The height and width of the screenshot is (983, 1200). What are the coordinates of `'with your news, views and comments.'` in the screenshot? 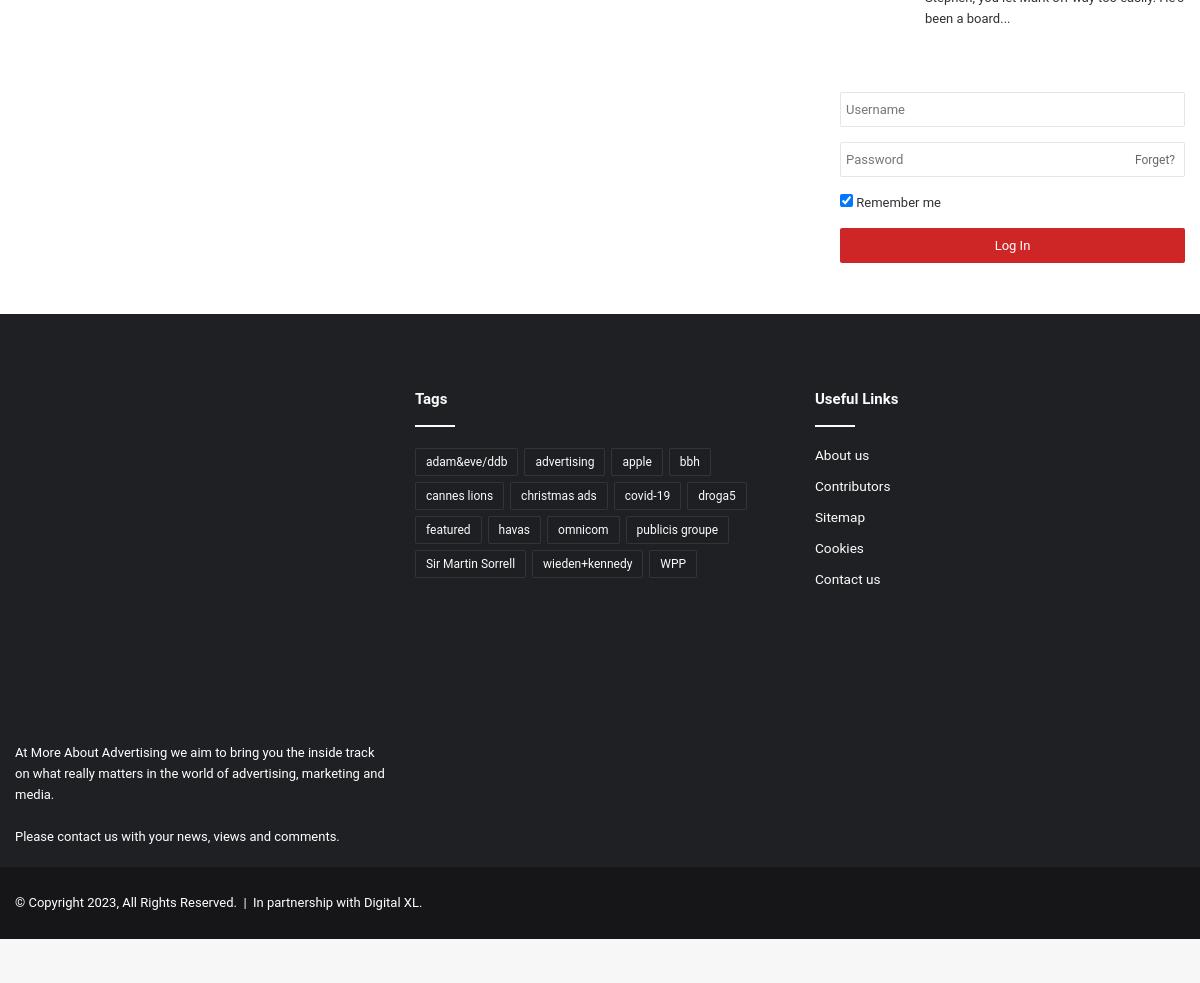 It's located at (227, 835).